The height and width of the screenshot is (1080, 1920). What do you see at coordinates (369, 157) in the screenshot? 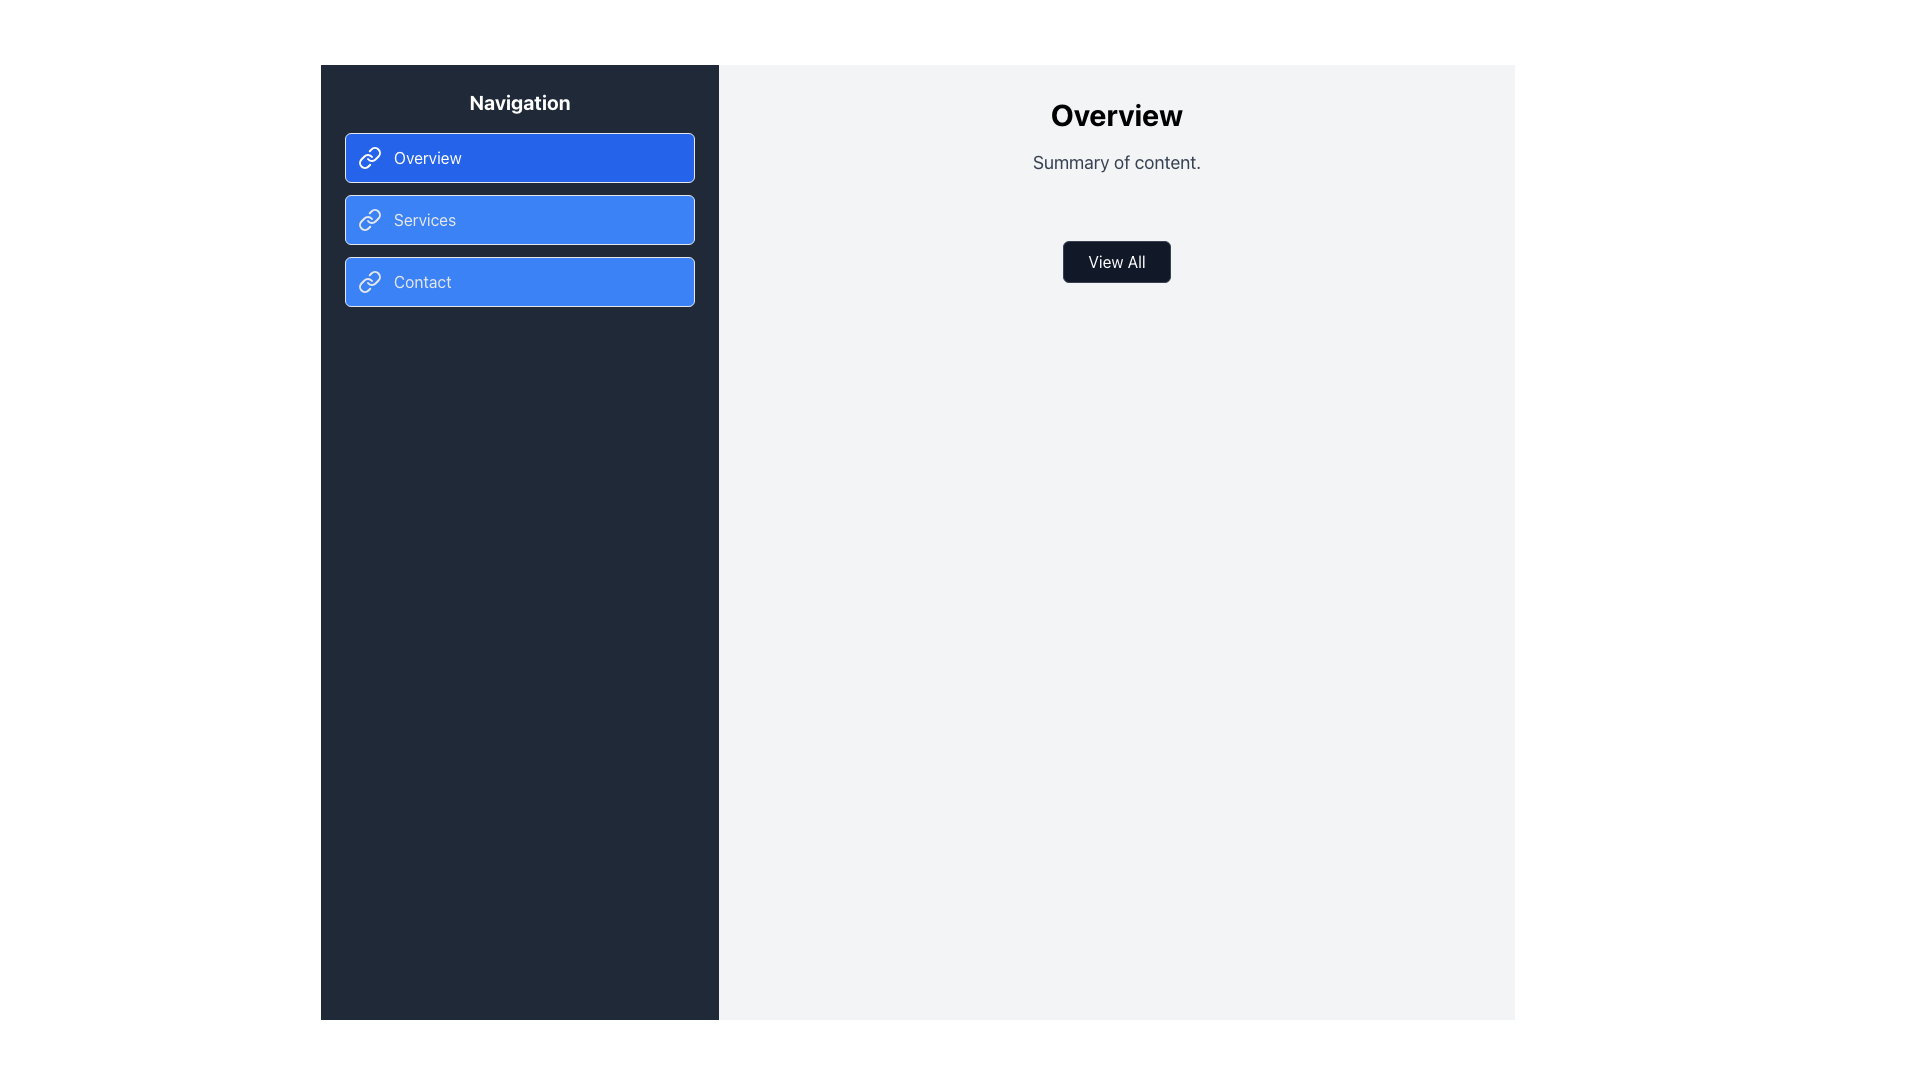
I see `the chain-link styled icon with rounded edges, which is rendered in a white outline on a blue background, located at the top-left corner adjacent to the 'Overview' text` at bounding box center [369, 157].